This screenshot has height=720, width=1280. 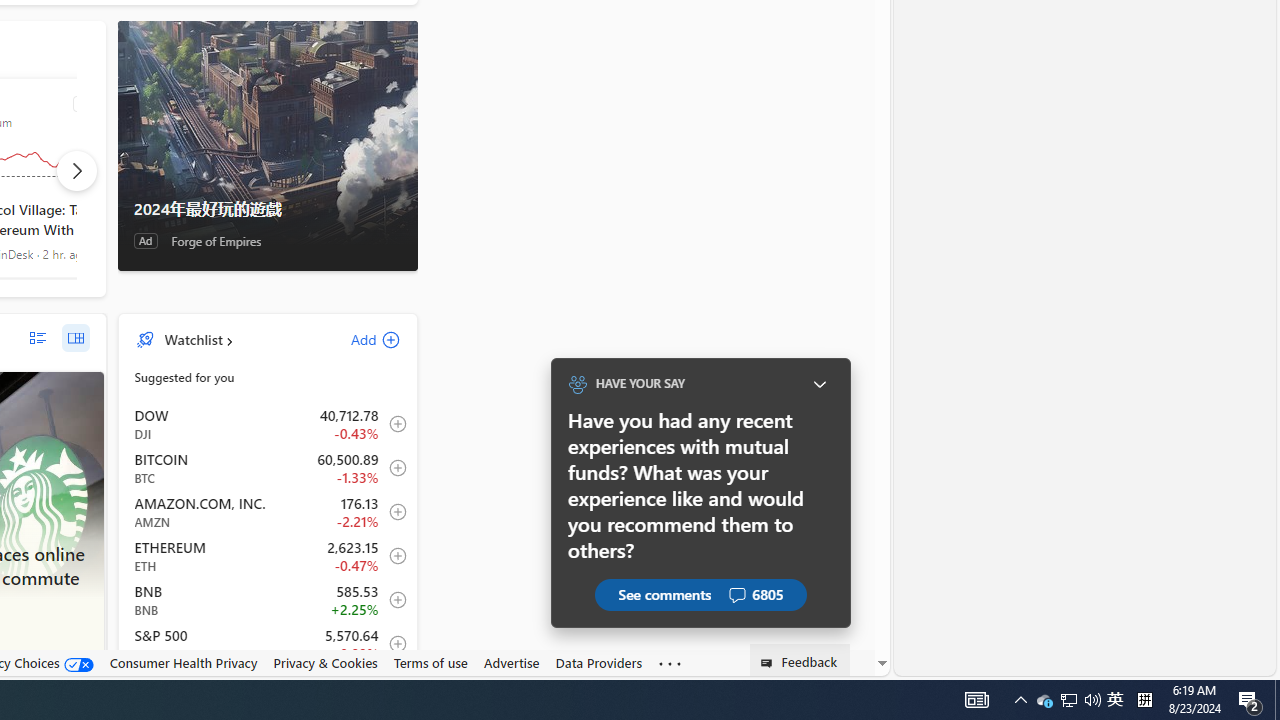 What do you see at coordinates (670, 663) in the screenshot?
I see `'Class: oneFooter_seeMore-DS-EntryPoint1-1'` at bounding box center [670, 663].